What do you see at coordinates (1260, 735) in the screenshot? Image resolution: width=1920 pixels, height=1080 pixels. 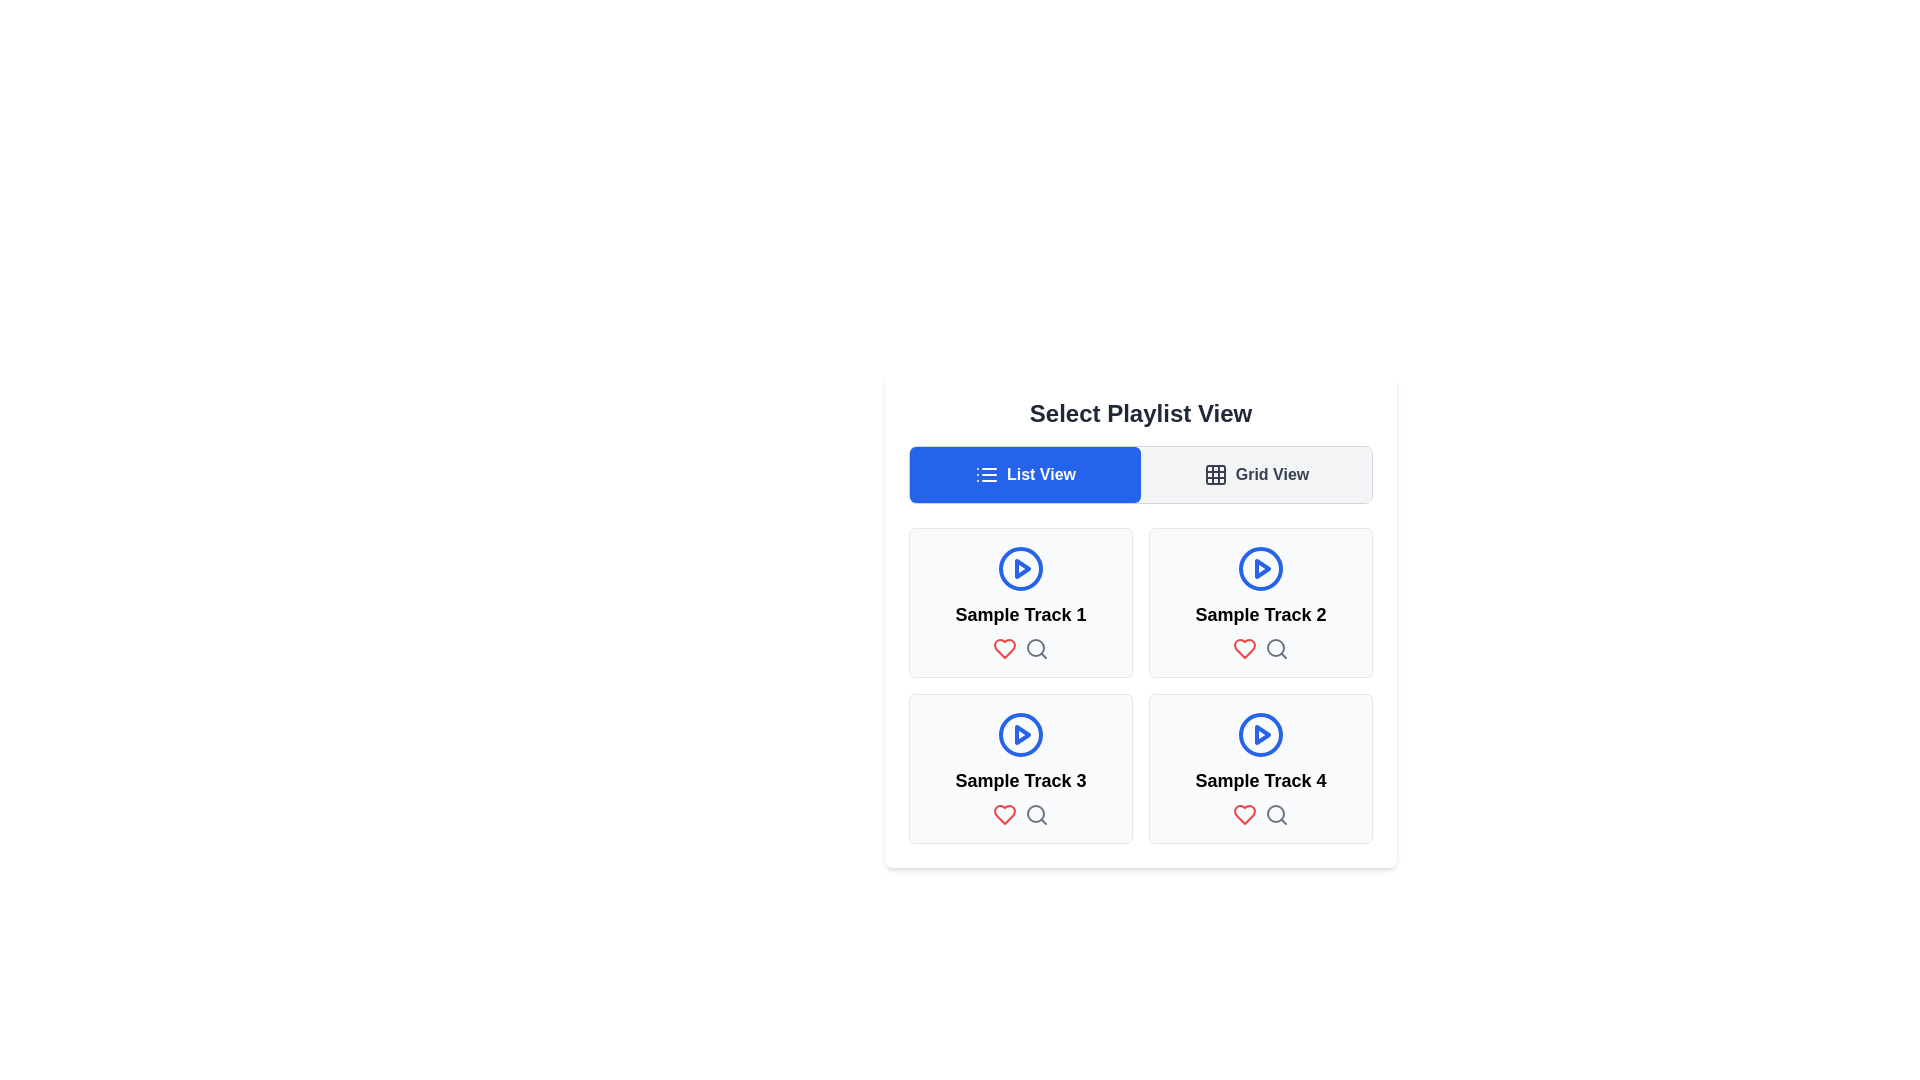 I see `the circular outline within the play button icon for 'Sample Track 4' to initiate the associated action` at bounding box center [1260, 735].